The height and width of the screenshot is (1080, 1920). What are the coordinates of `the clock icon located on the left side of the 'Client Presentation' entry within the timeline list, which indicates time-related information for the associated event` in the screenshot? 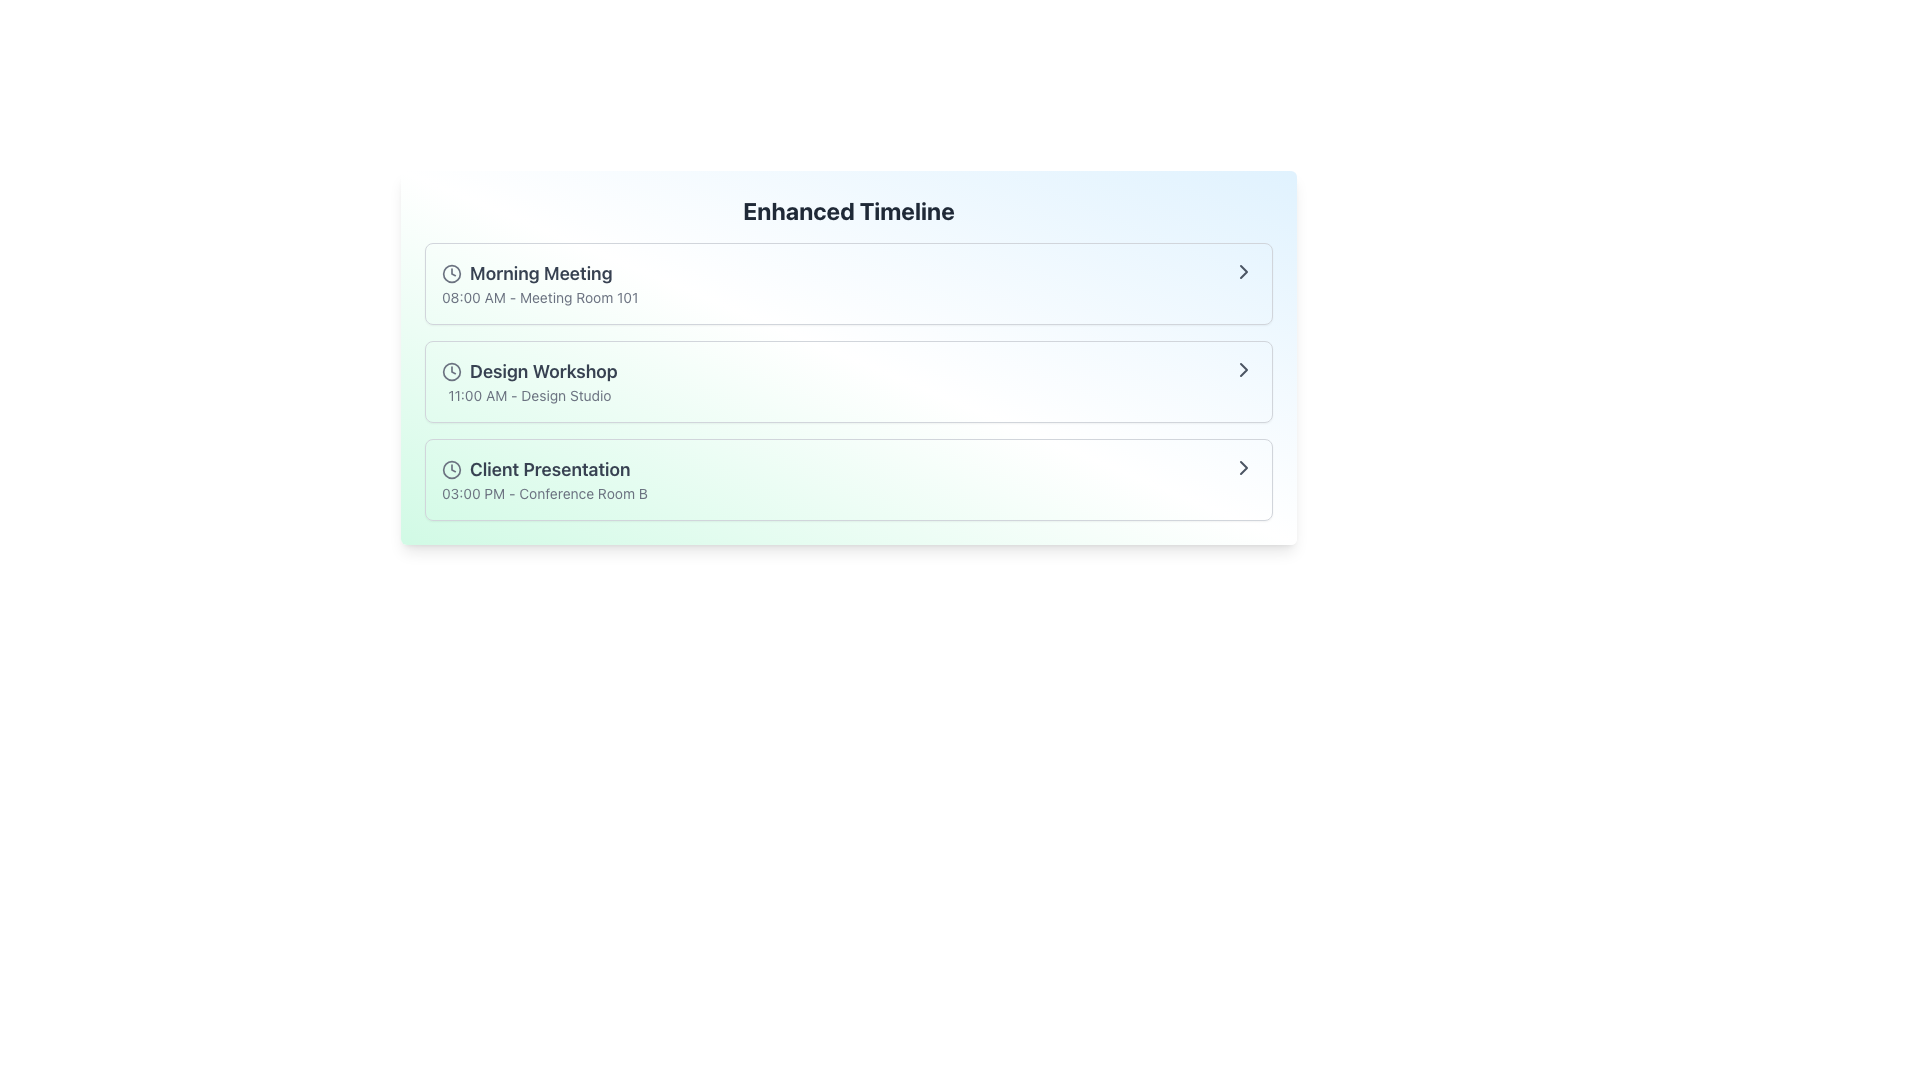 It's located at (450, 470).